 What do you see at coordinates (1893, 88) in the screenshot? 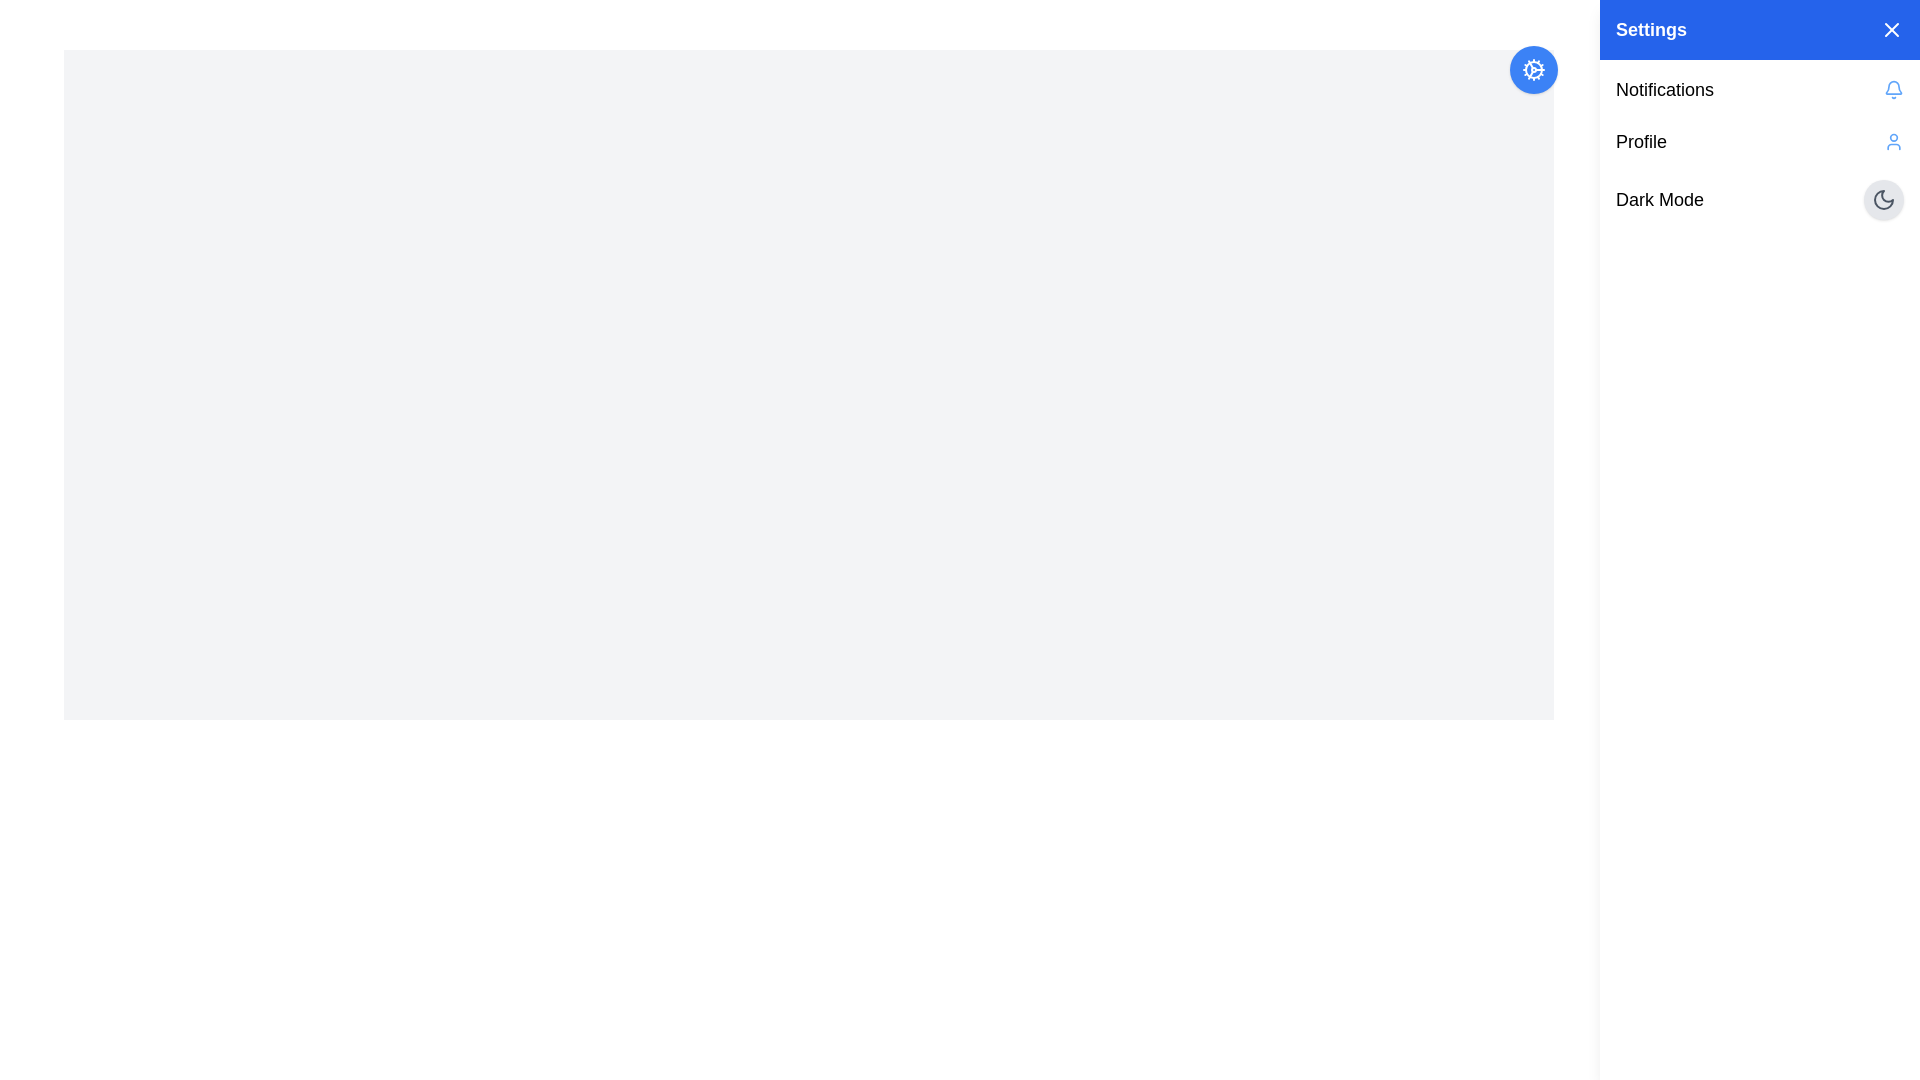
I see `the notification icon located in the top-right area of the Settings panel, adjacent to the 'Notifications' label` at bounding box center [1893, 88].